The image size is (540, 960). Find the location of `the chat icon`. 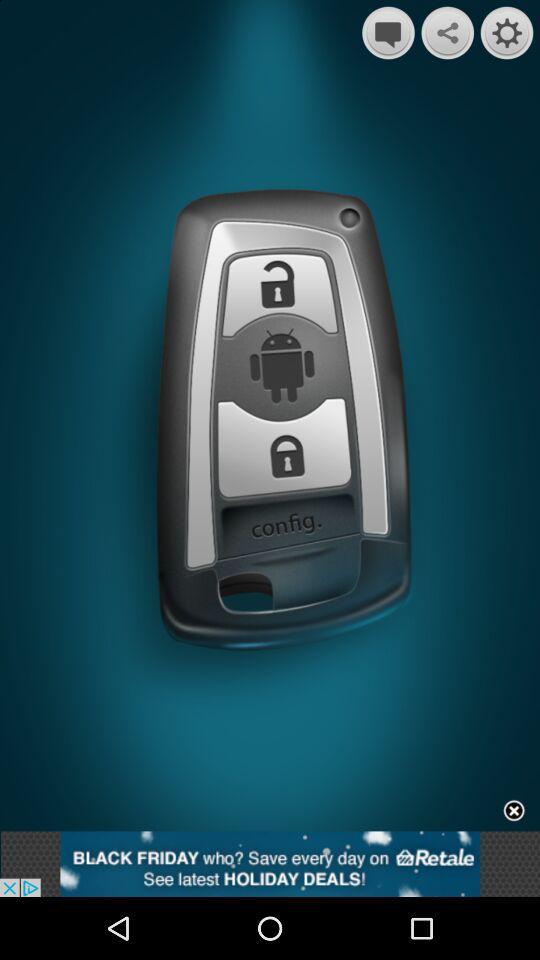

the chat icon is located at coordinates (388, 34).